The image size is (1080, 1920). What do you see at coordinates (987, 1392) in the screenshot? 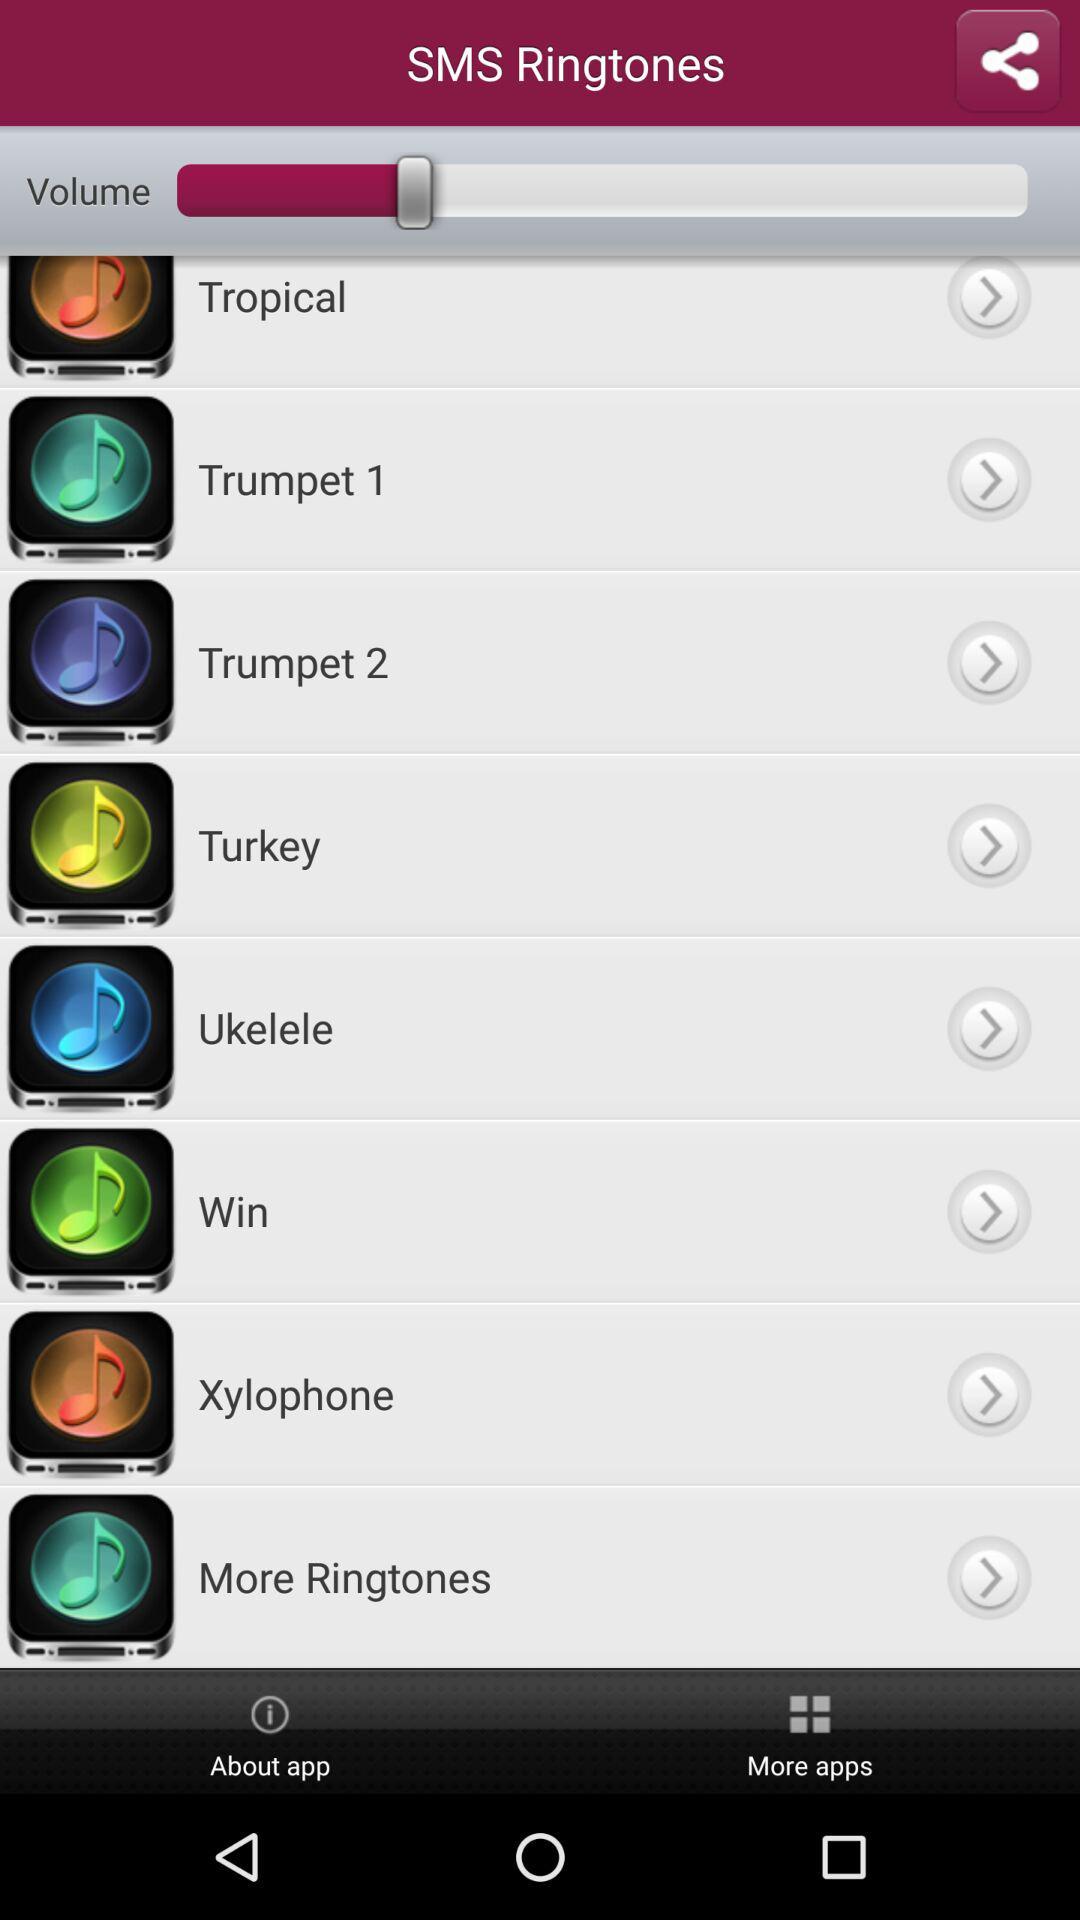
I see `for word` at bounding box center [987, 1392].